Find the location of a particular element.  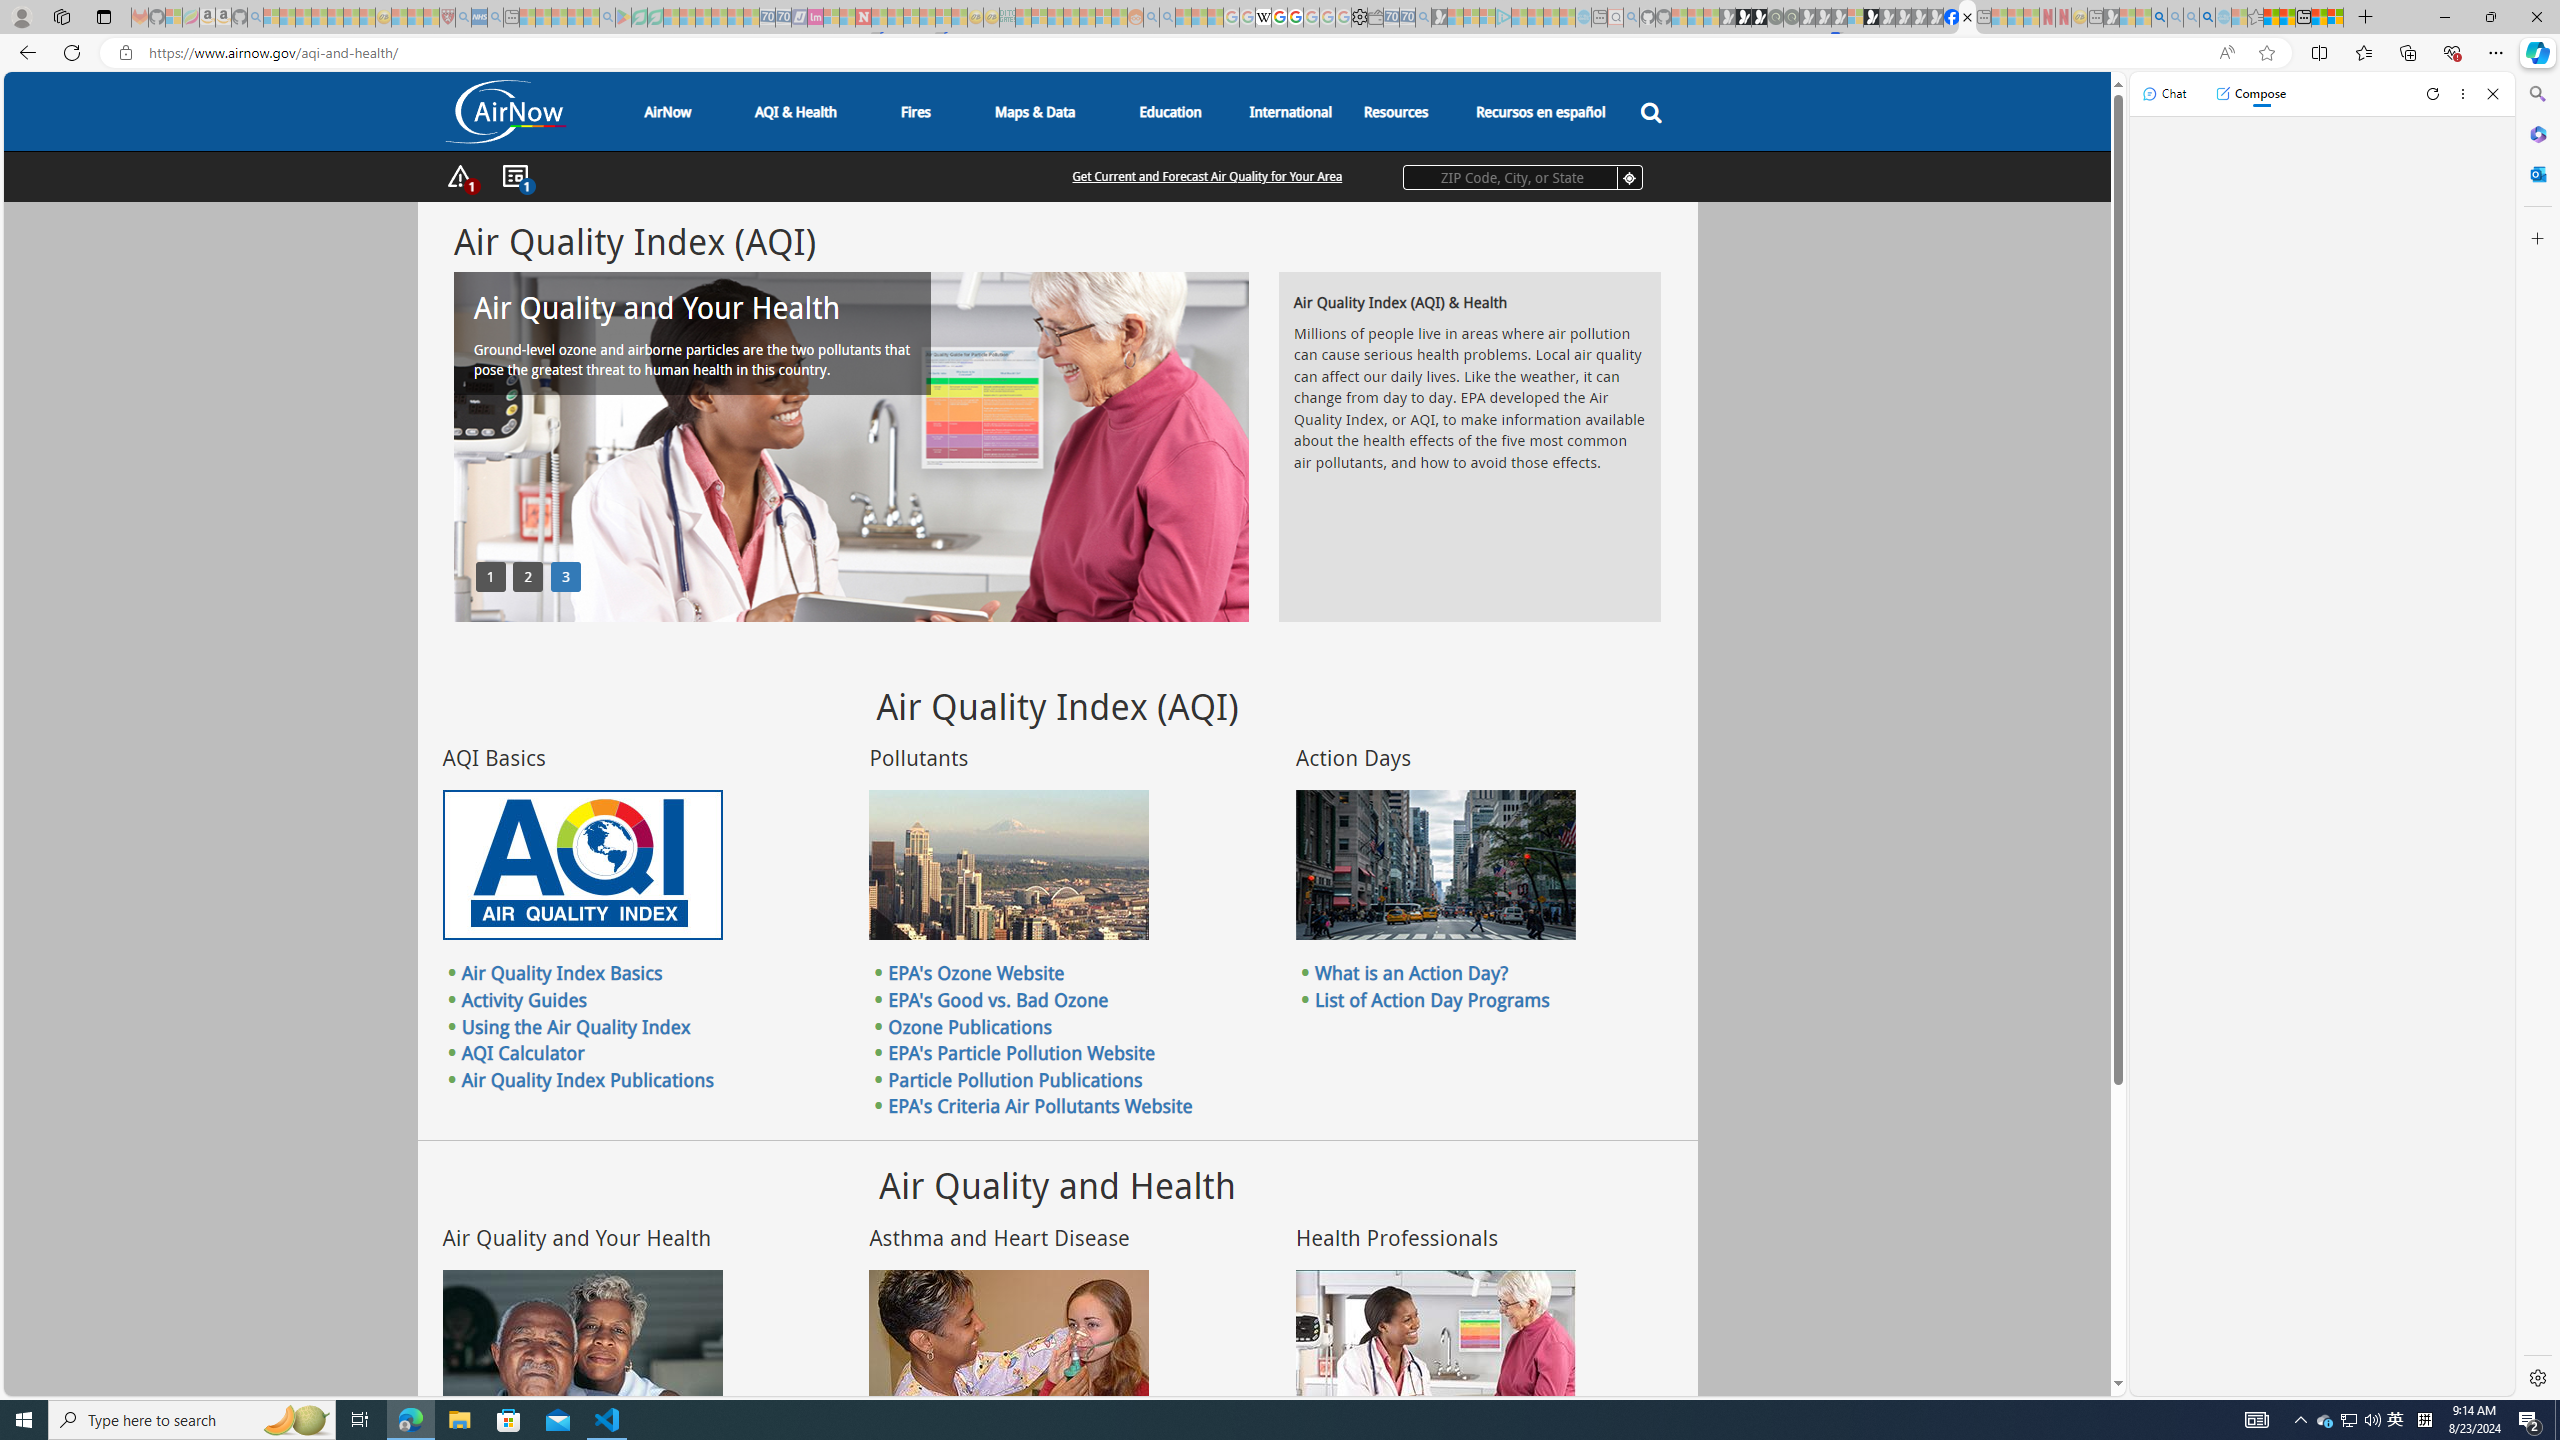

'AQI & Health | AirNow.gov' is located at coordinates (1966, 16).